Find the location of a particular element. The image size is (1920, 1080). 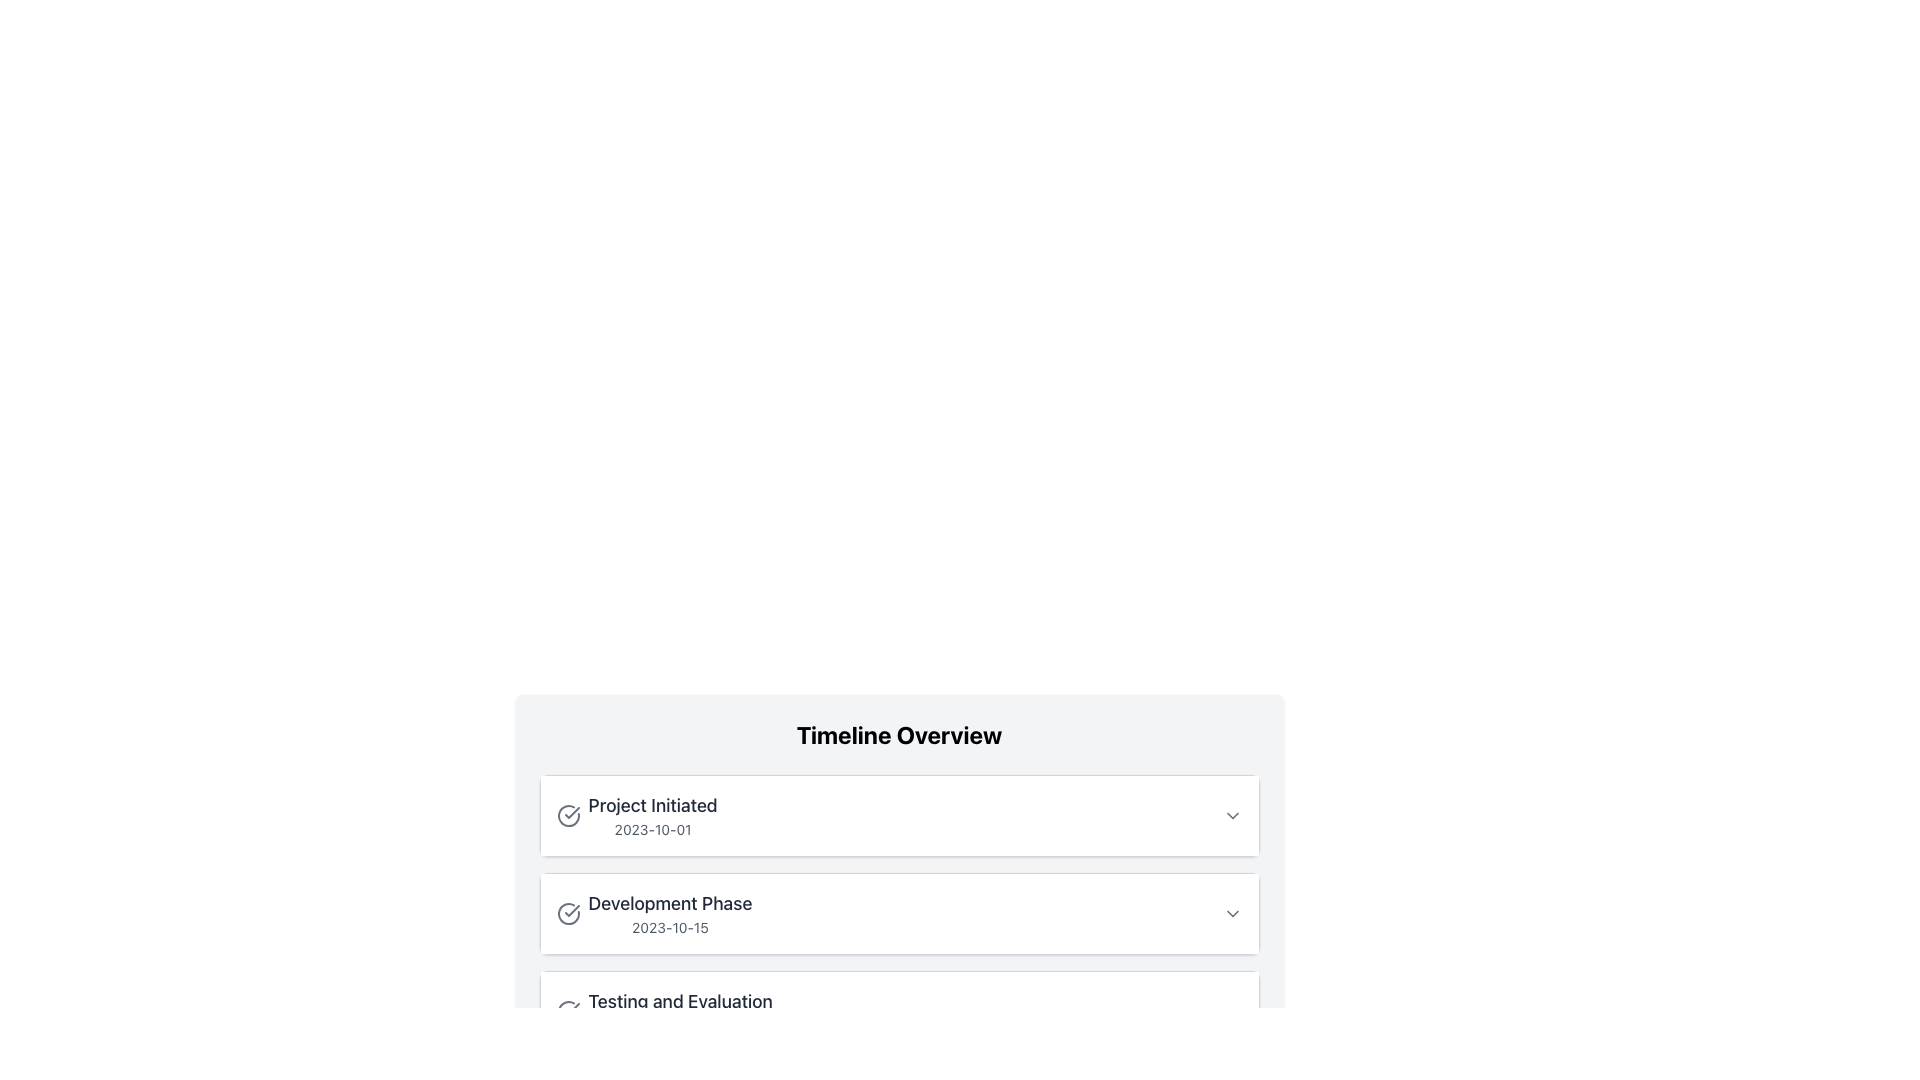

the heading text 'Project Initiated' located at the top of the 'Timeline Overview' section, which is styled in bold and larger font is located at coordinates (652, 805).